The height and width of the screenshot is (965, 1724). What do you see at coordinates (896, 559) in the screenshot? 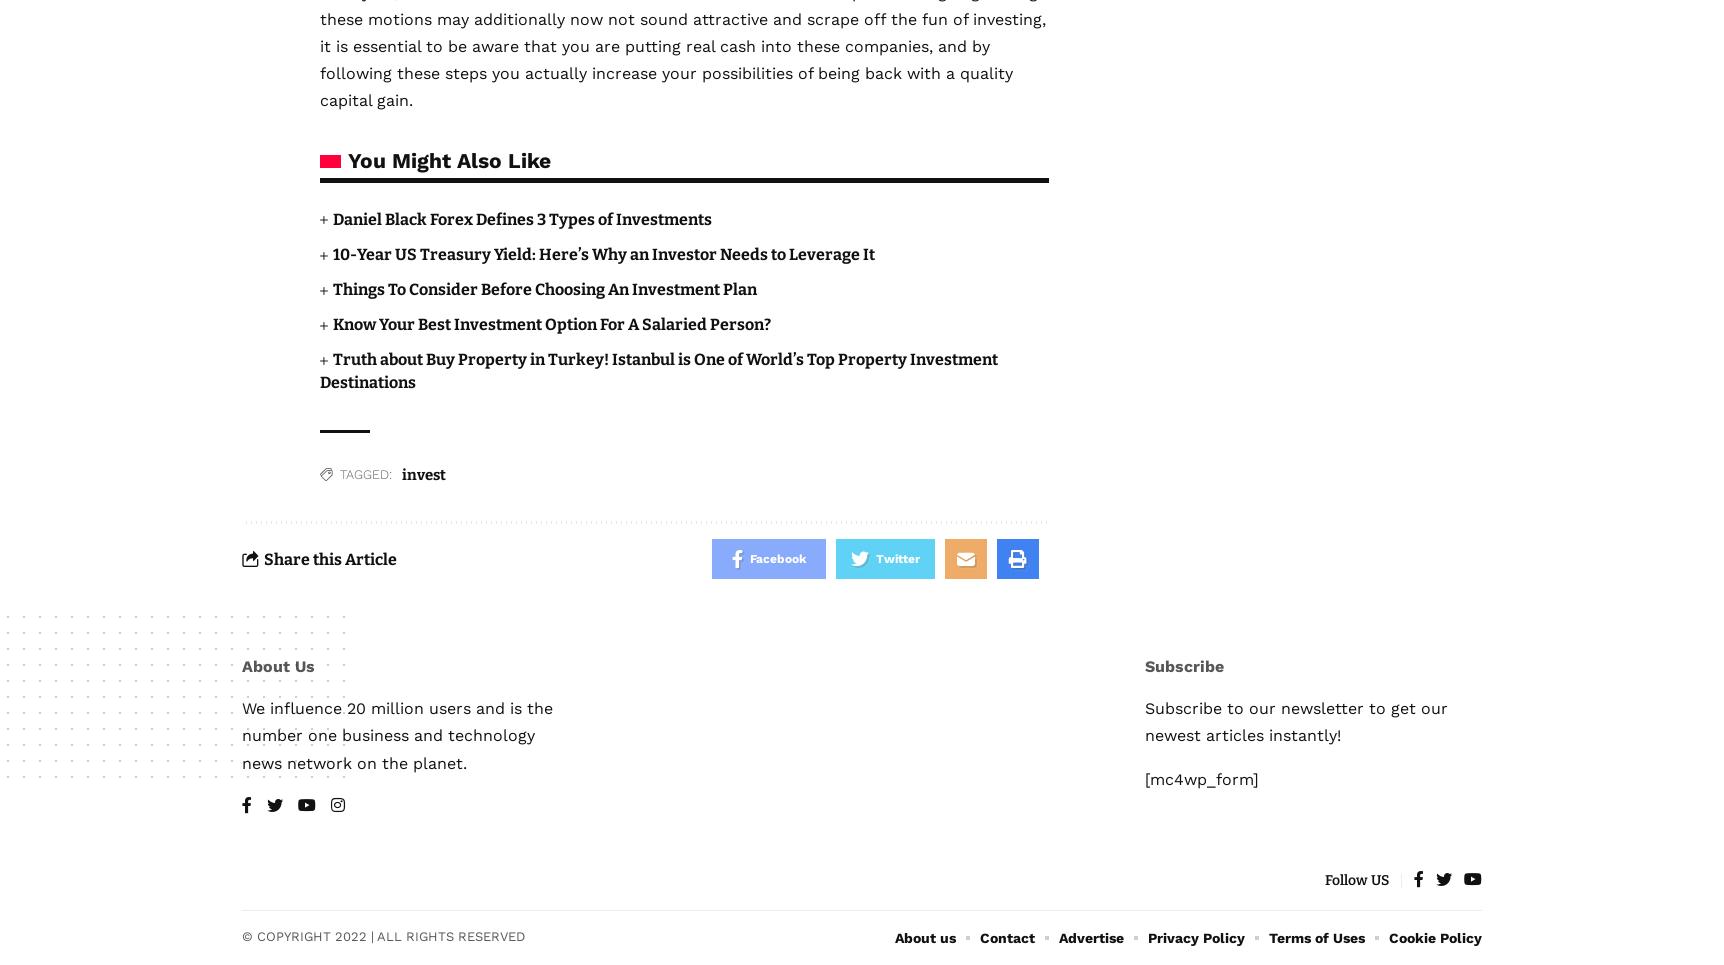
I see `'Twitter'` at bounding box center [896, 559].